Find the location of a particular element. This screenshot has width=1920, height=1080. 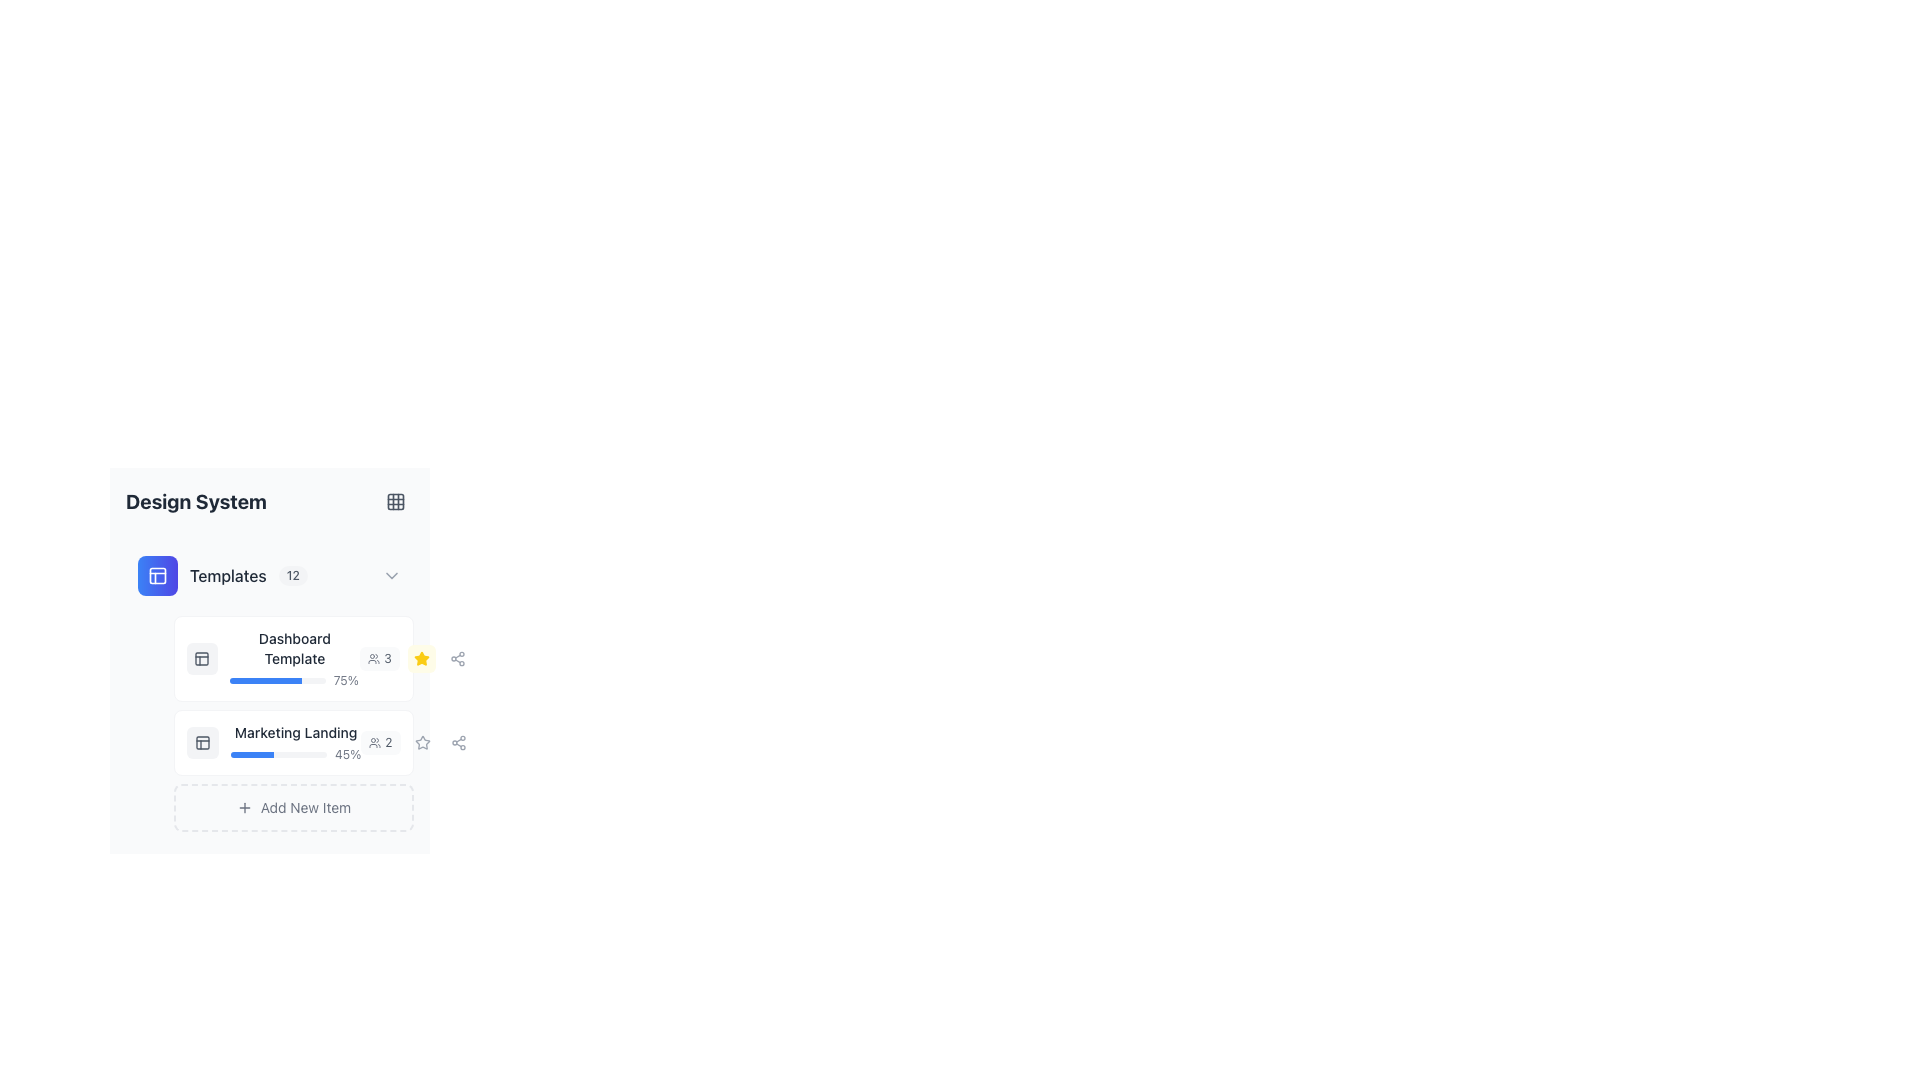

the icon that serves as a visual identifier for the associated template, located adjacent to the descriptive text 'Dashboard Template' is located at coordinates (202, 659).